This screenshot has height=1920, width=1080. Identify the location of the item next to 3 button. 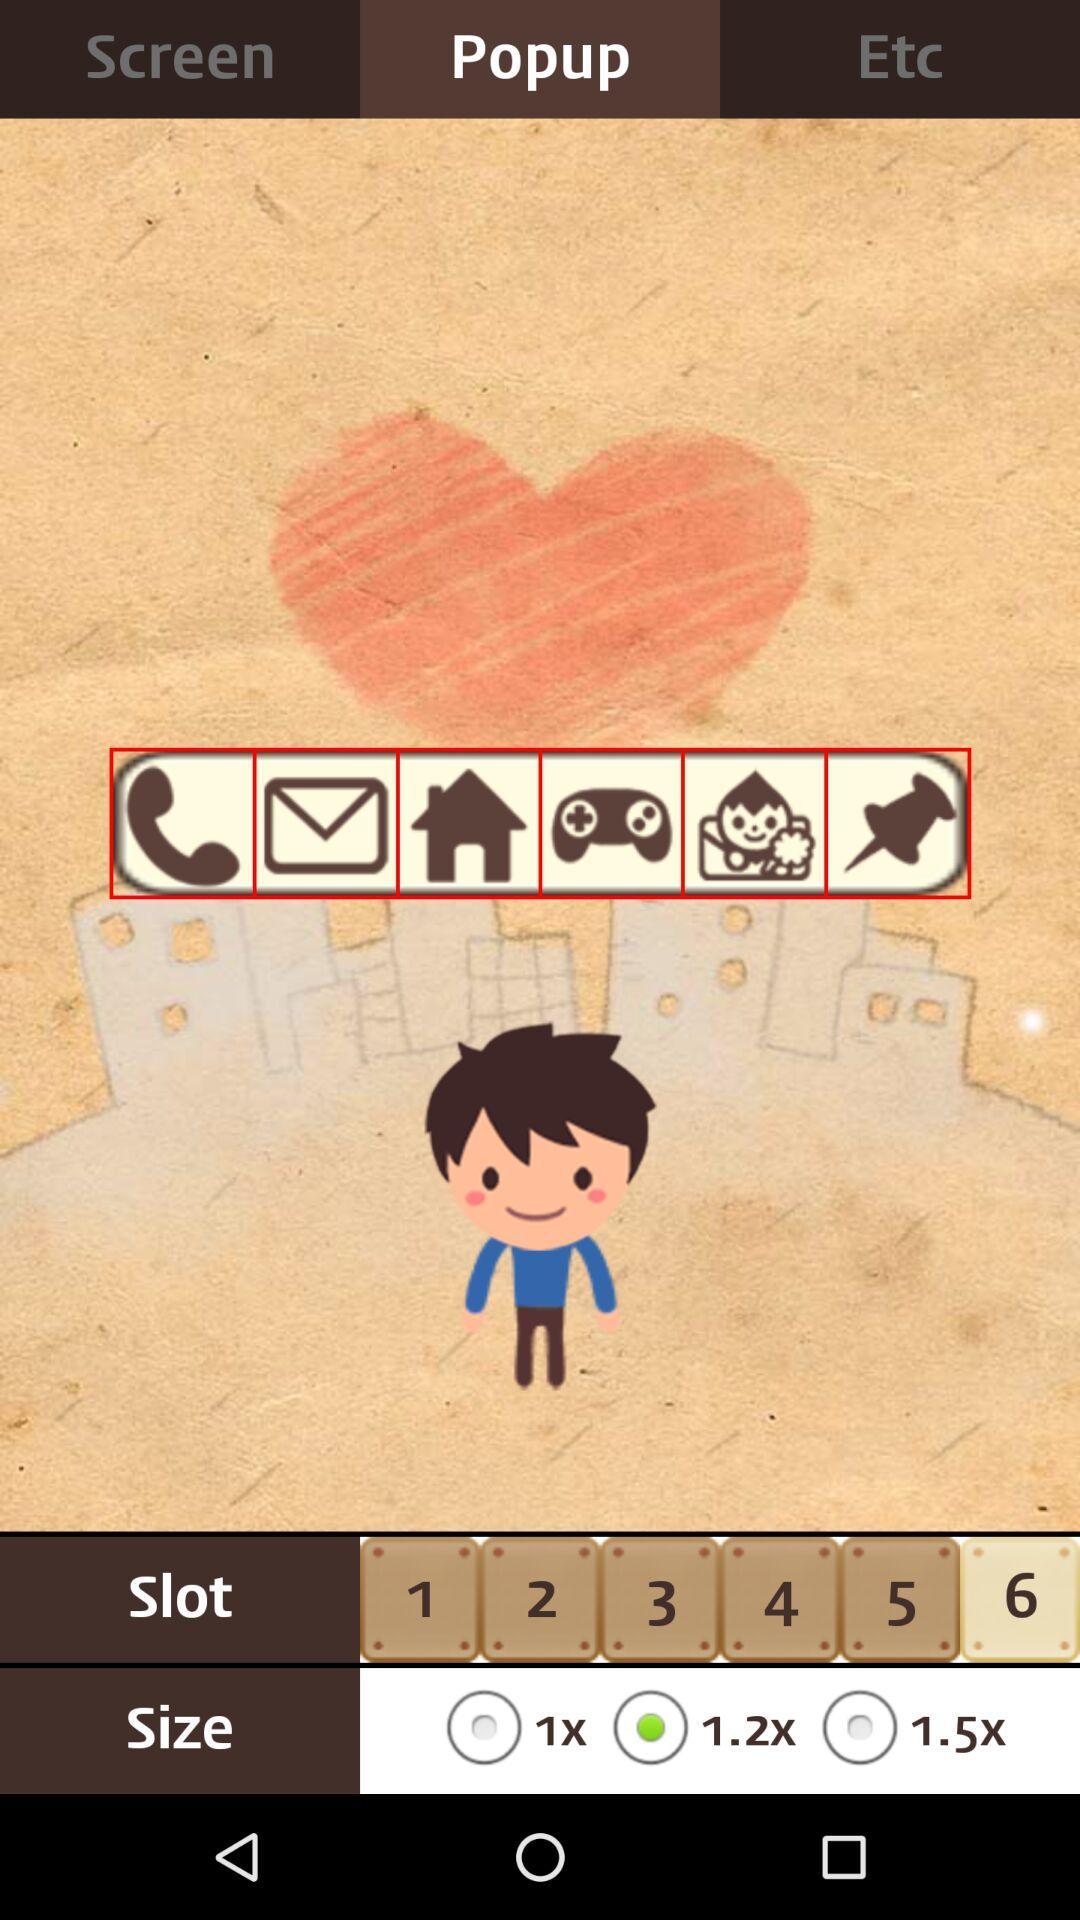
(508, 1730).